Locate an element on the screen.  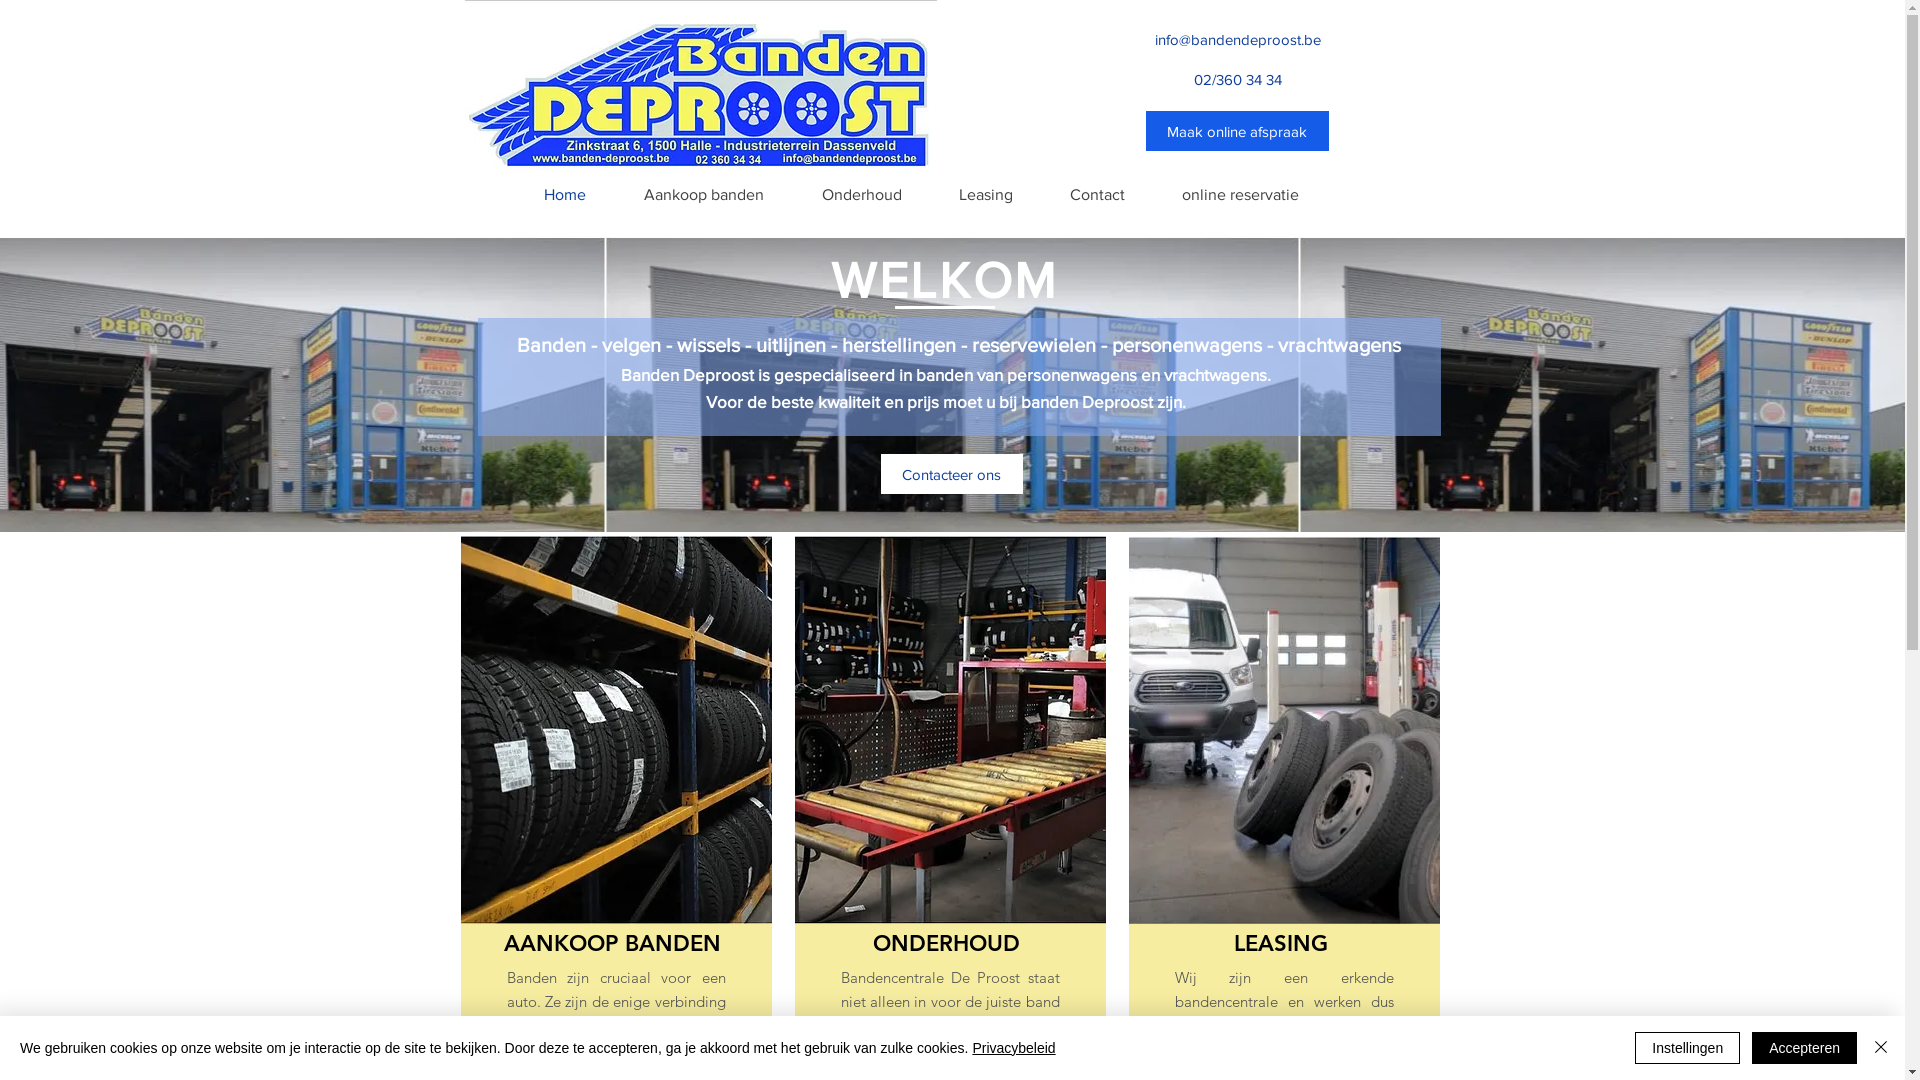
'02/360 34 34' is located at coordinates (1237, 77).